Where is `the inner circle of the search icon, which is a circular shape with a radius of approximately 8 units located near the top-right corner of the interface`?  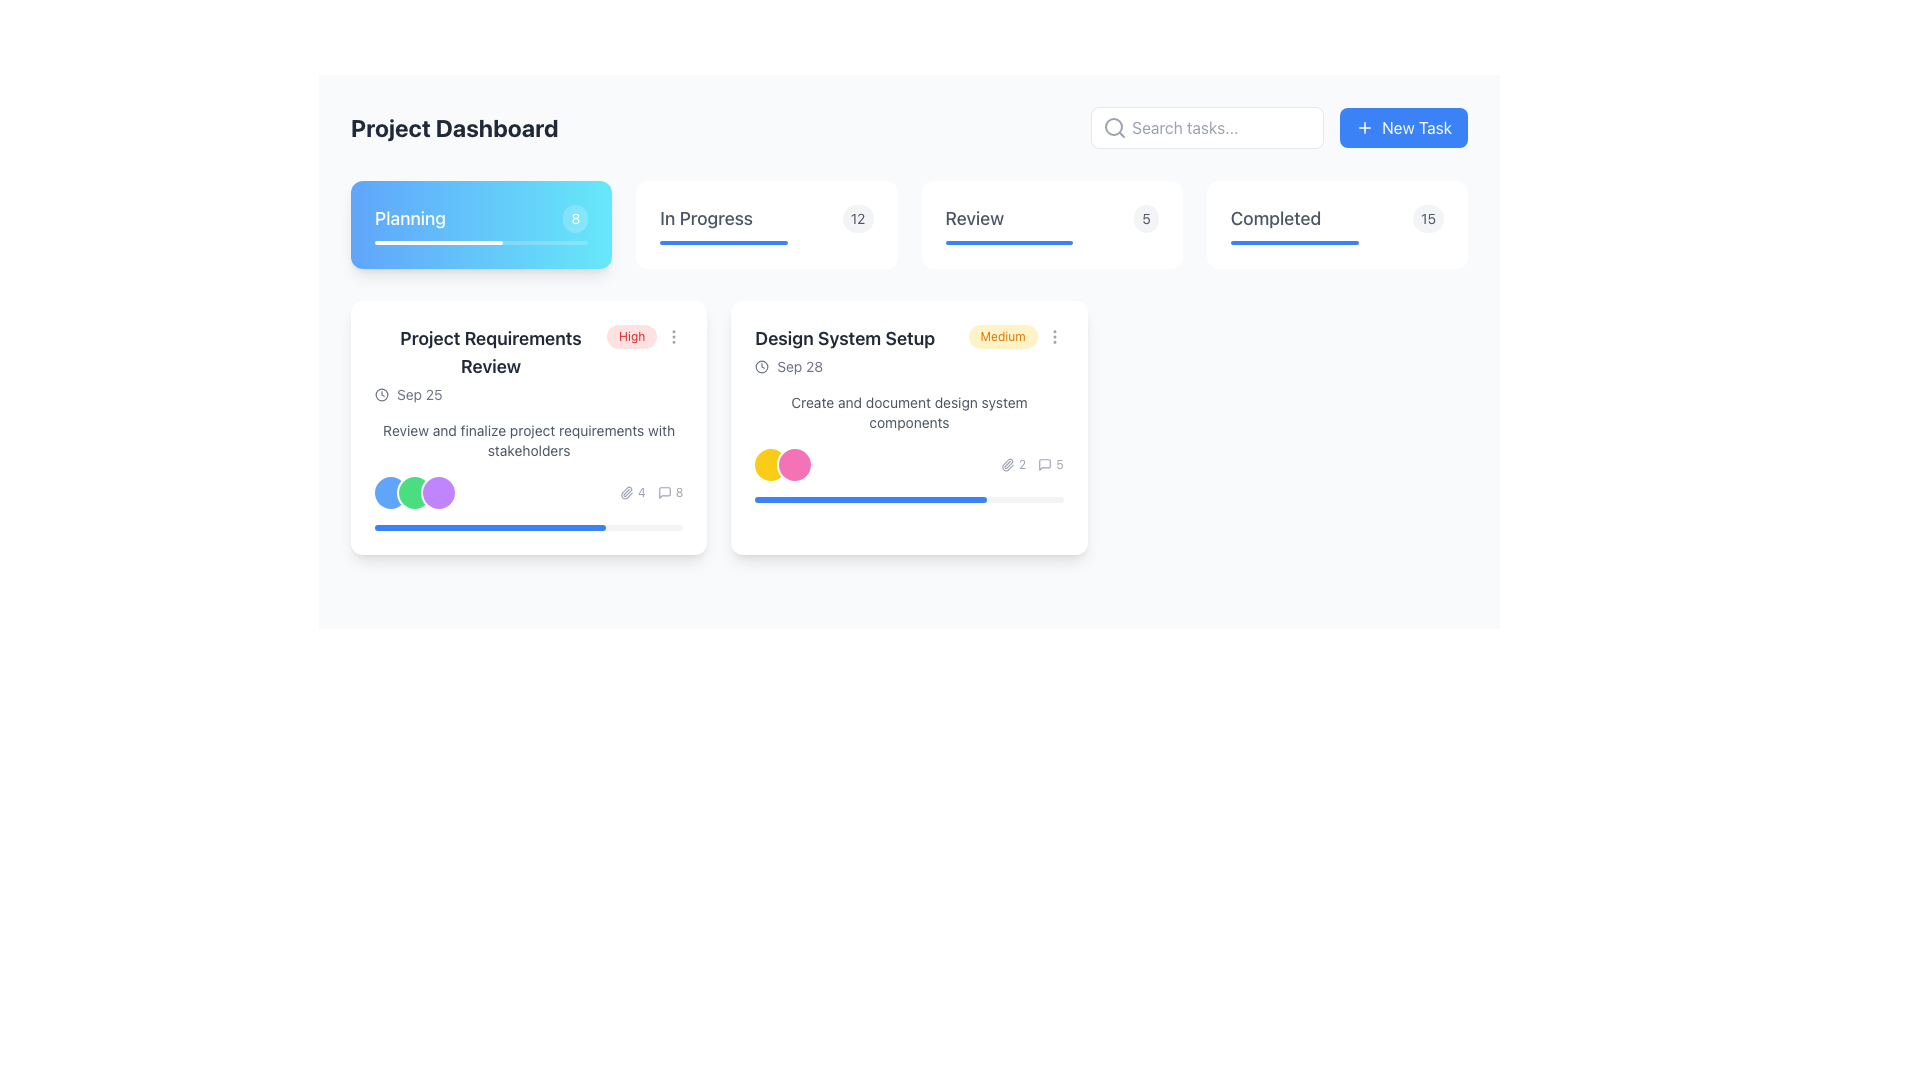 the inner circle of the search icon, which is a circular shape with a radius of approximately 8 units located near the top-right corner of the interface is located at coordinates (1113, 127).